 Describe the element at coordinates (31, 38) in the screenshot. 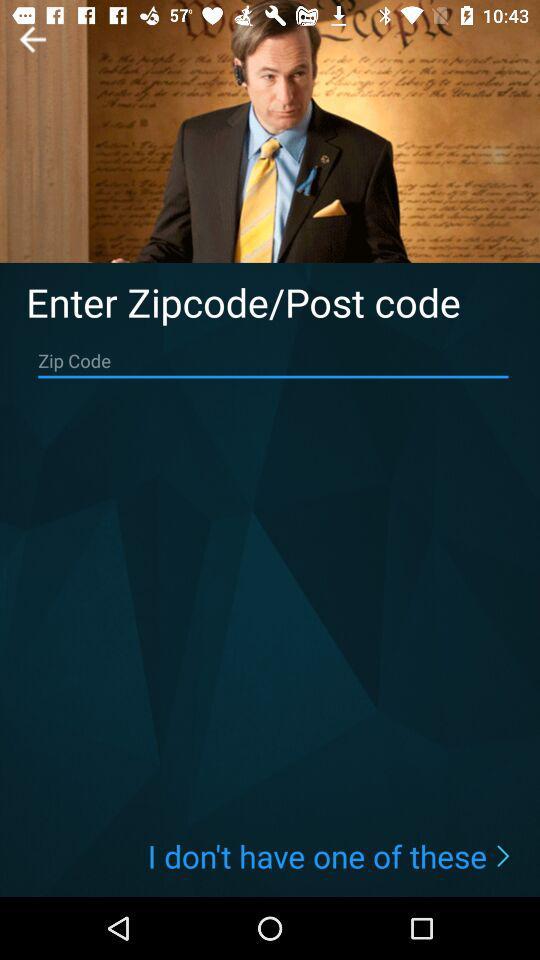

I see `go back` at that location.